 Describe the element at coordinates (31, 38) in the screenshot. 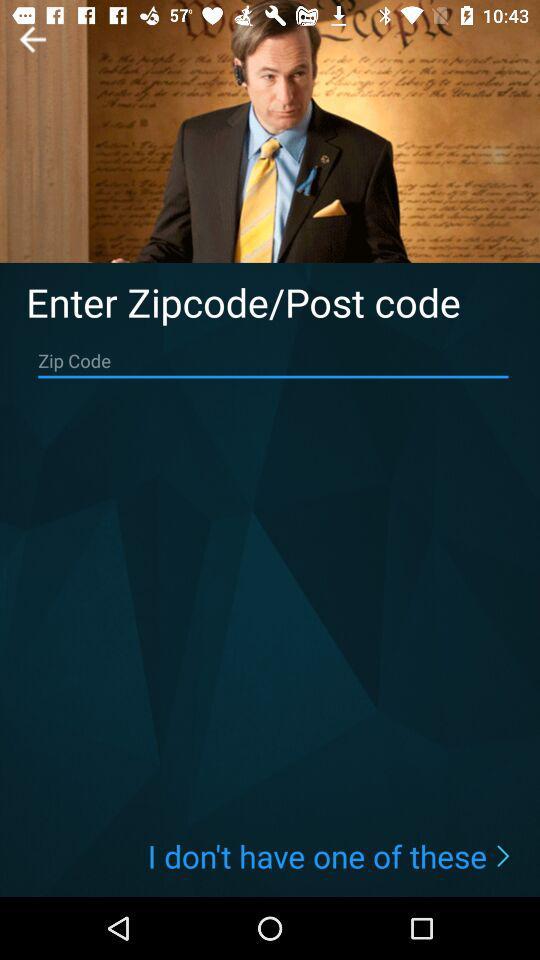

I see `go back` at that location.